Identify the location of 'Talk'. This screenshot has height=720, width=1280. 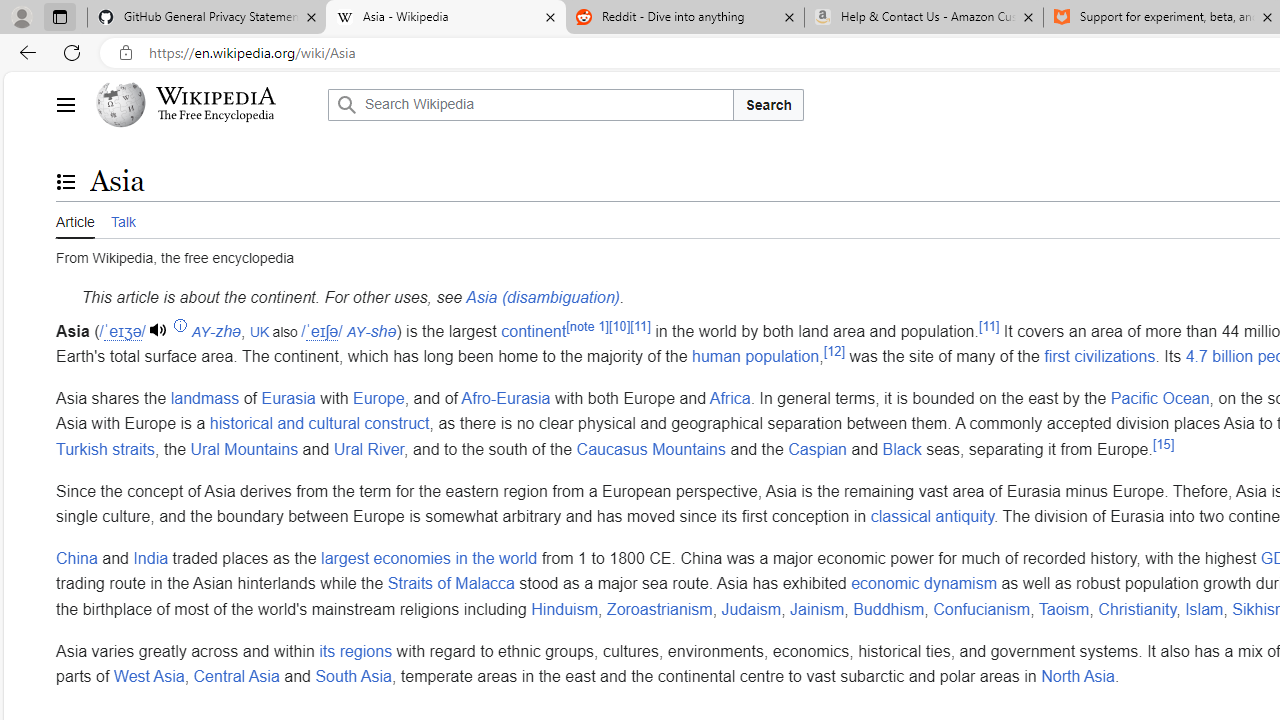
(121, 219).